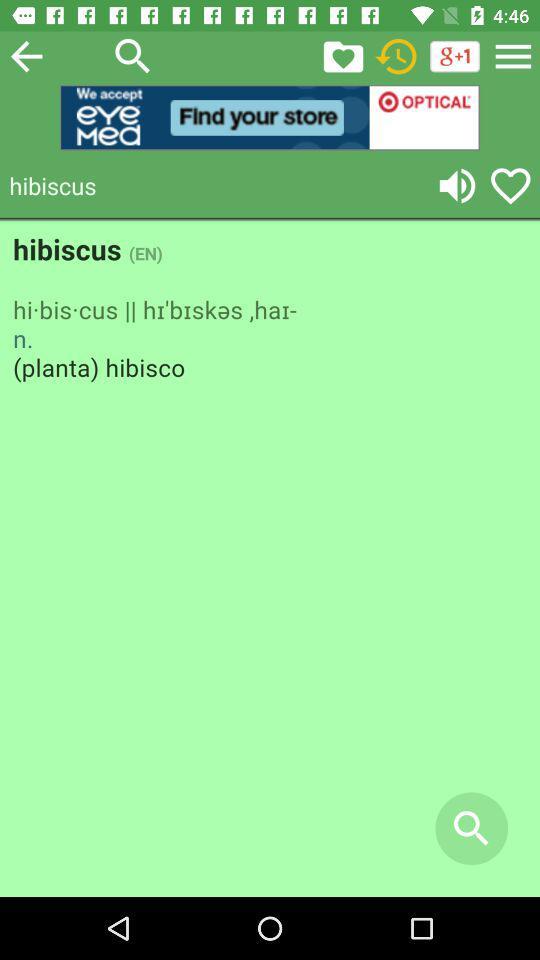  What do you see at coordinates (513, 55) in the screenshot?
I see `menu` at bounding box center [513, 55].